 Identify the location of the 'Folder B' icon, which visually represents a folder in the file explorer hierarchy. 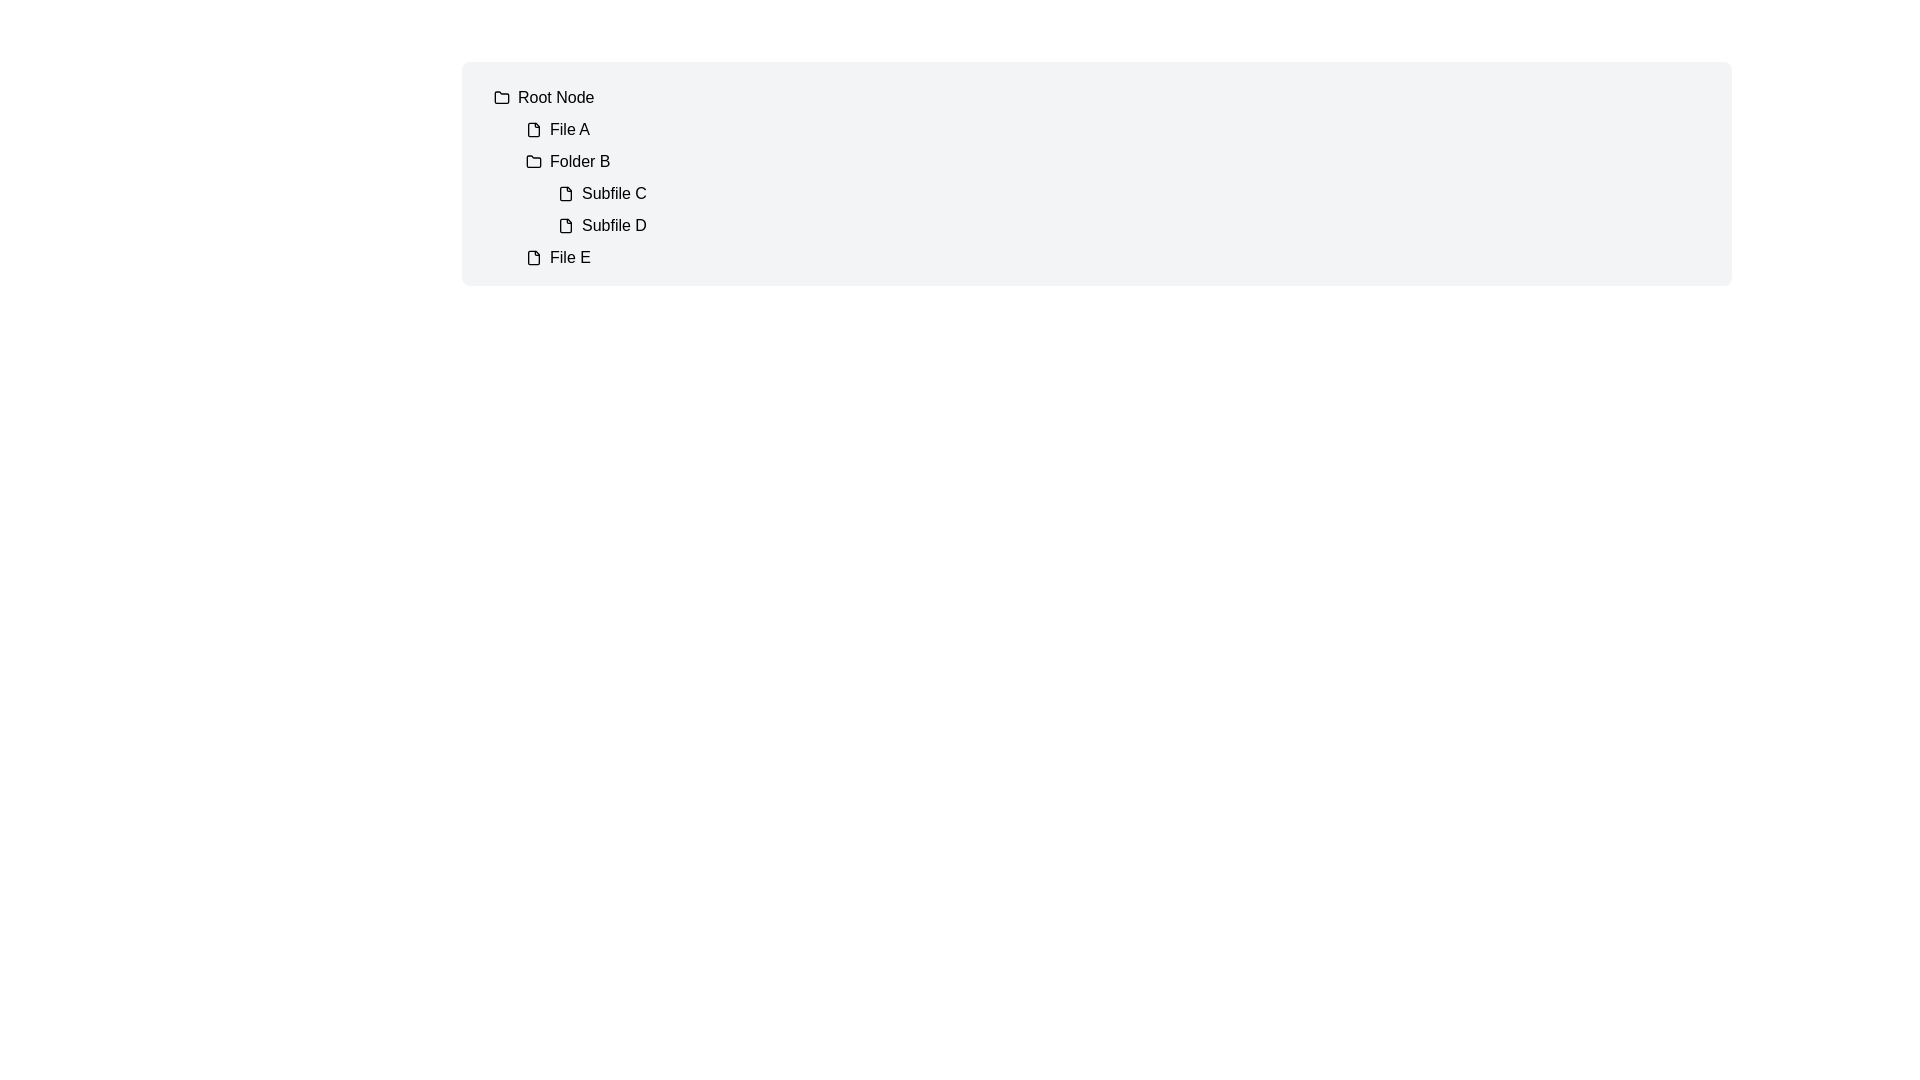
(533, 160).